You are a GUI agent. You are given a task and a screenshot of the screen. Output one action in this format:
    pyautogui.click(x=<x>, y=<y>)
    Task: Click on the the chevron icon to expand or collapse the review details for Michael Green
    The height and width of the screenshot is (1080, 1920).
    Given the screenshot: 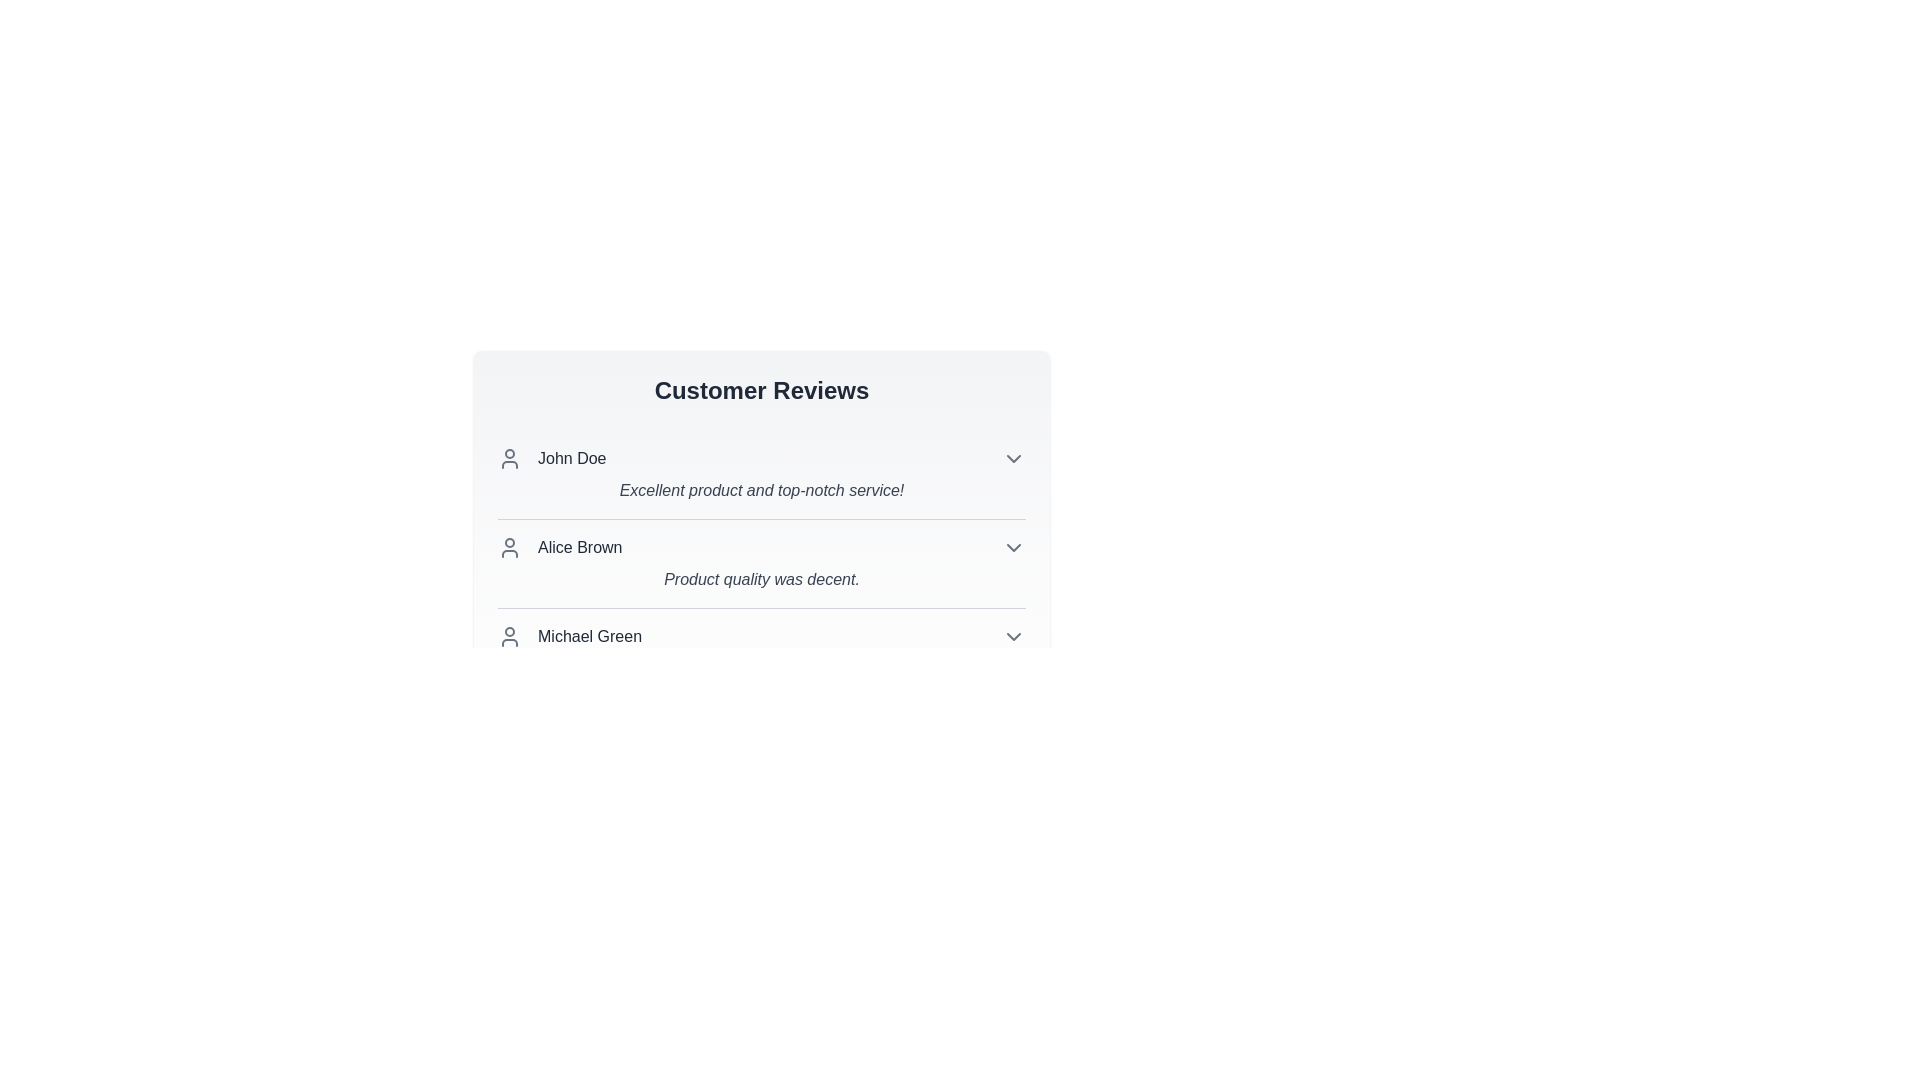 What is the action you would take?
    pyautogui.click(x=1013, y=636)
    